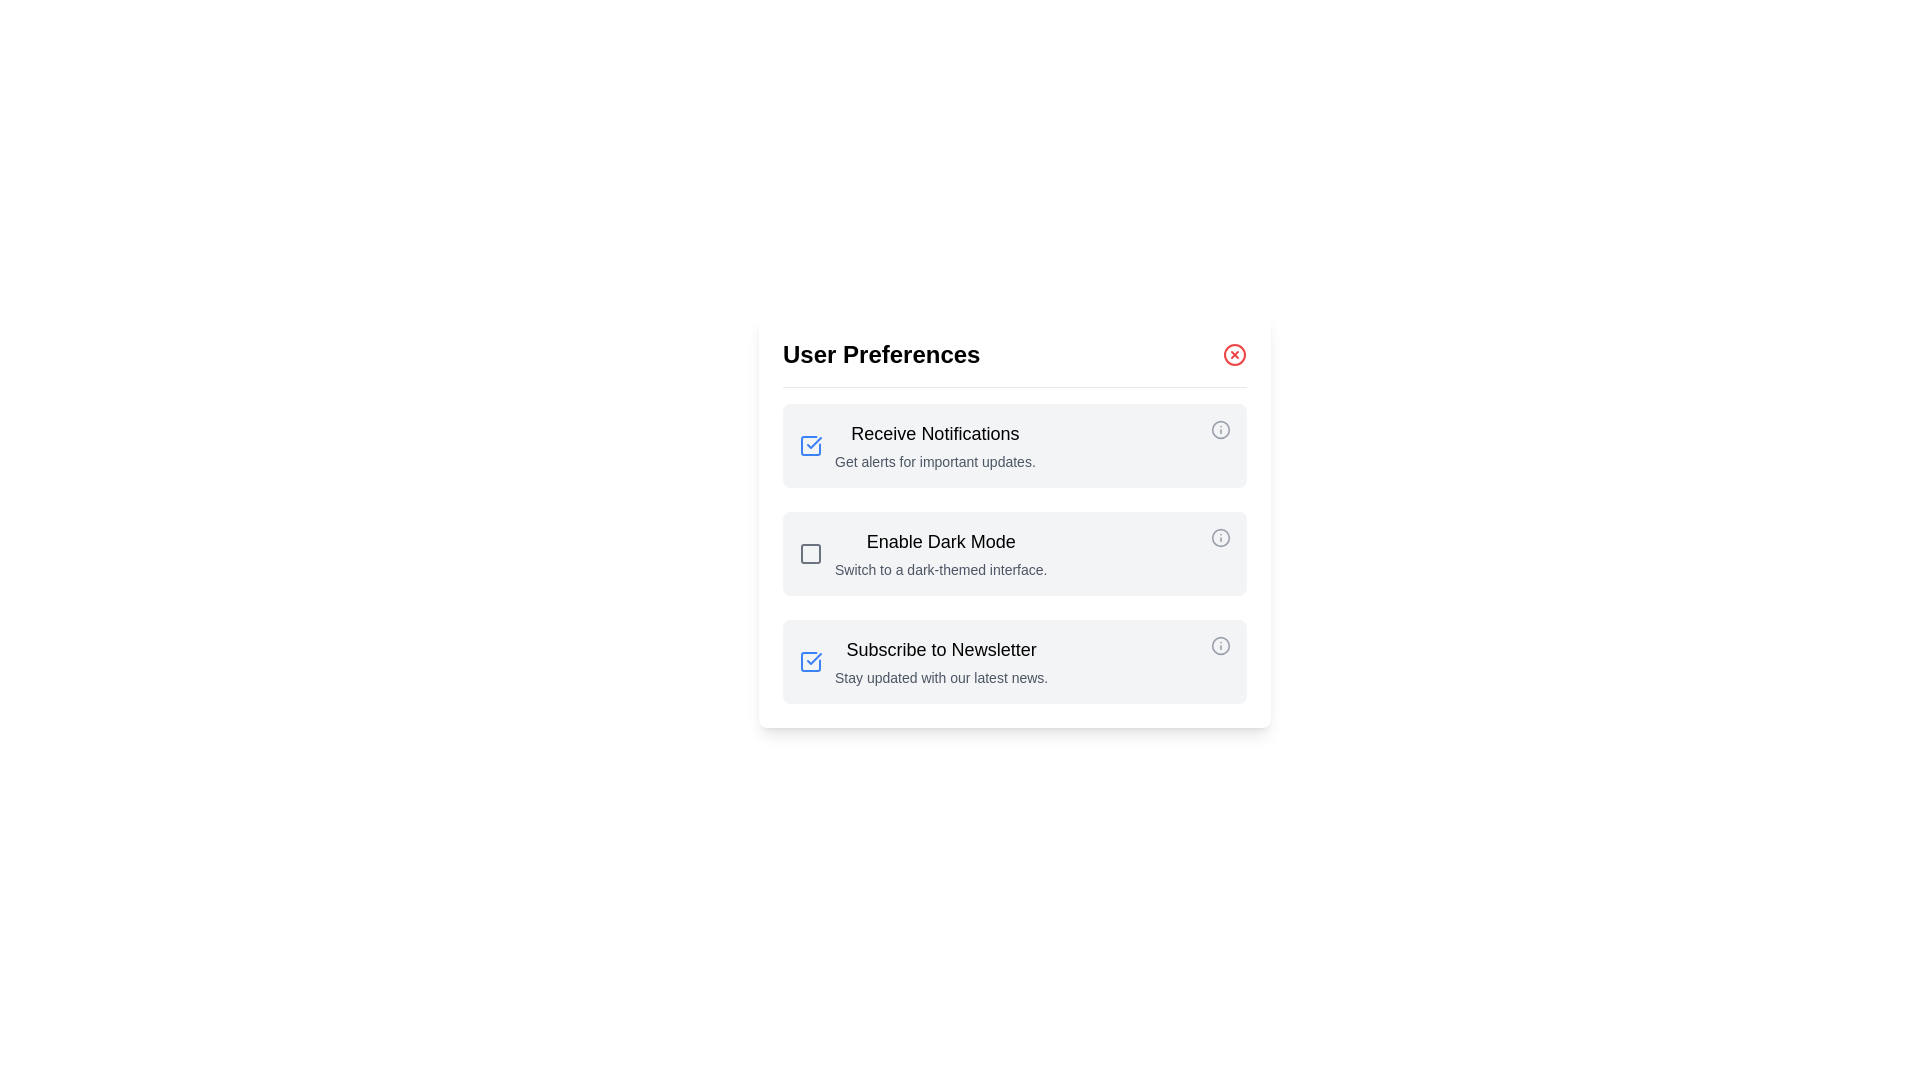 The height and width of the screenshot is (1080, 1920). Describe the element at coordinates (1219, 445) in the screenshot. I see `the small gray circle containing an 'i' icon located at the far-right of the 'Receive Notifications' section` at that location.